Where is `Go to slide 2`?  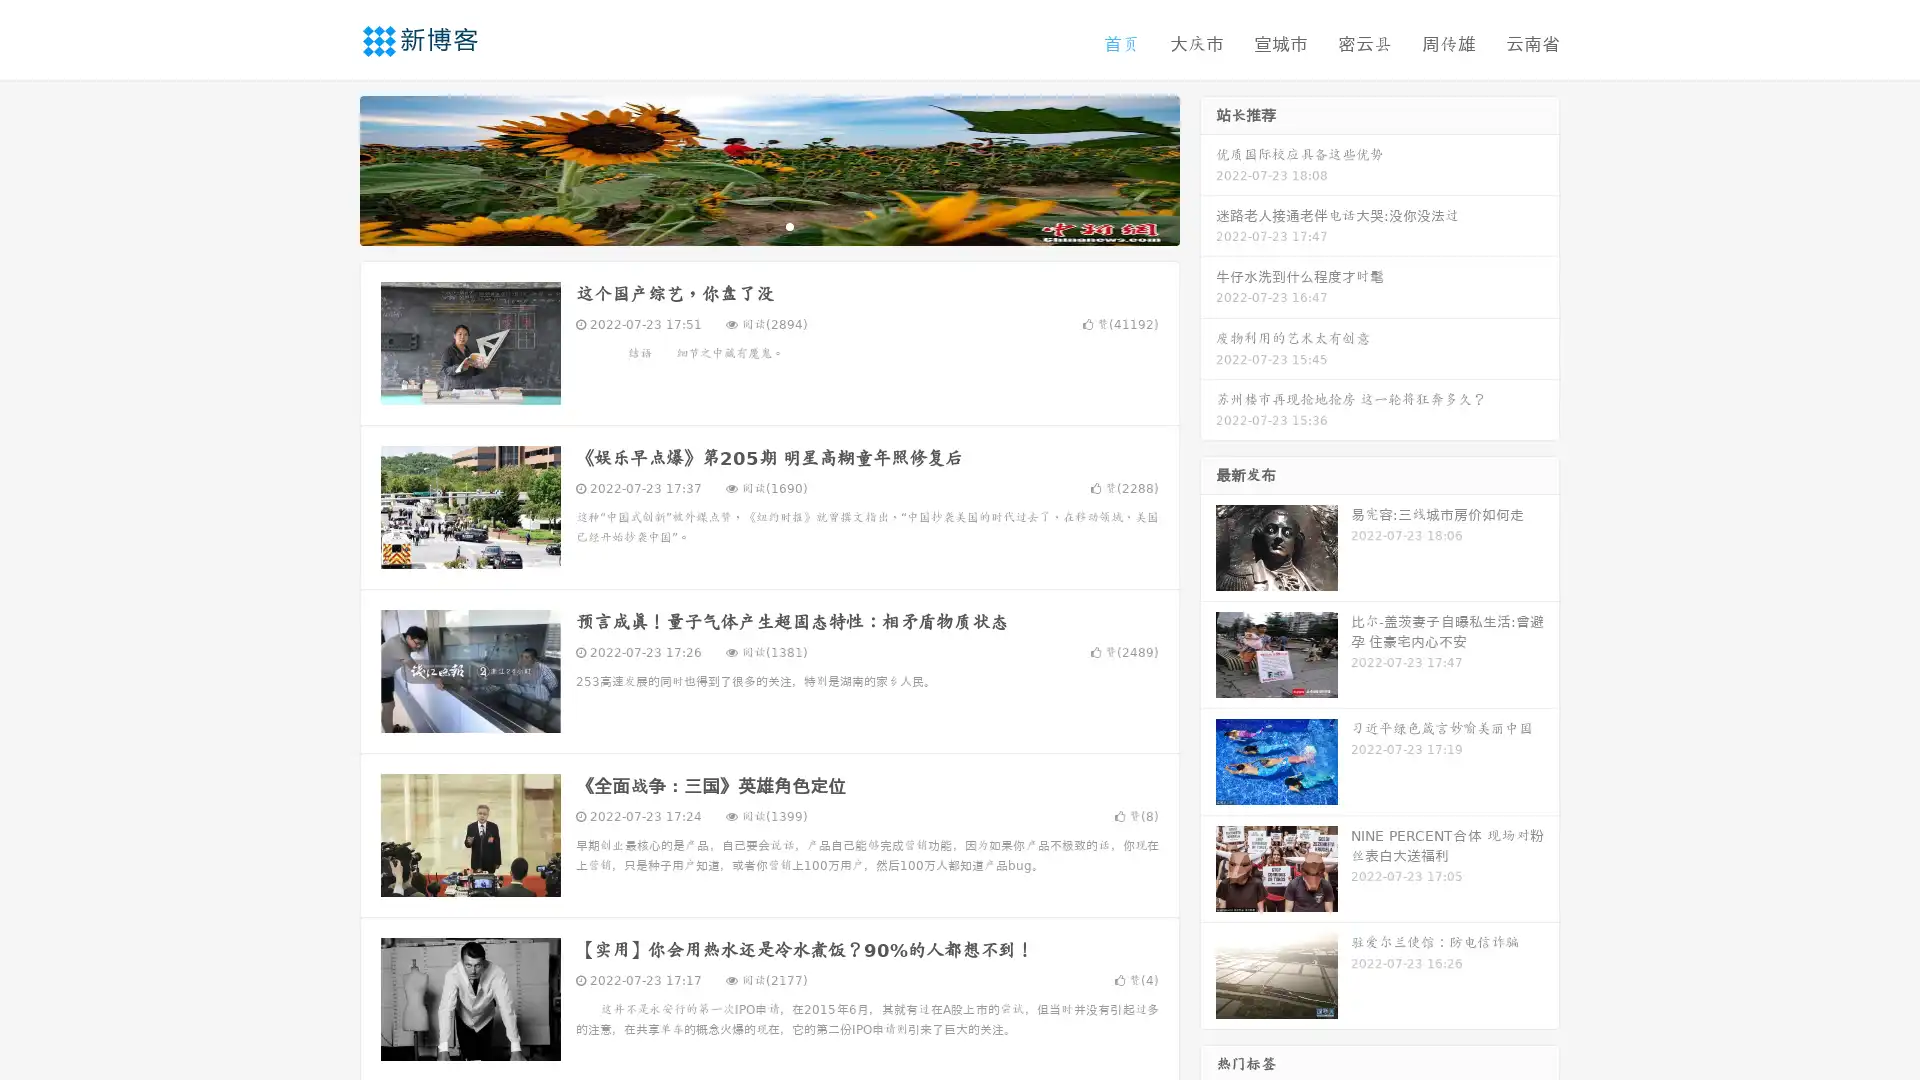
Go to slide 2 is located at coordinates (768, 225).